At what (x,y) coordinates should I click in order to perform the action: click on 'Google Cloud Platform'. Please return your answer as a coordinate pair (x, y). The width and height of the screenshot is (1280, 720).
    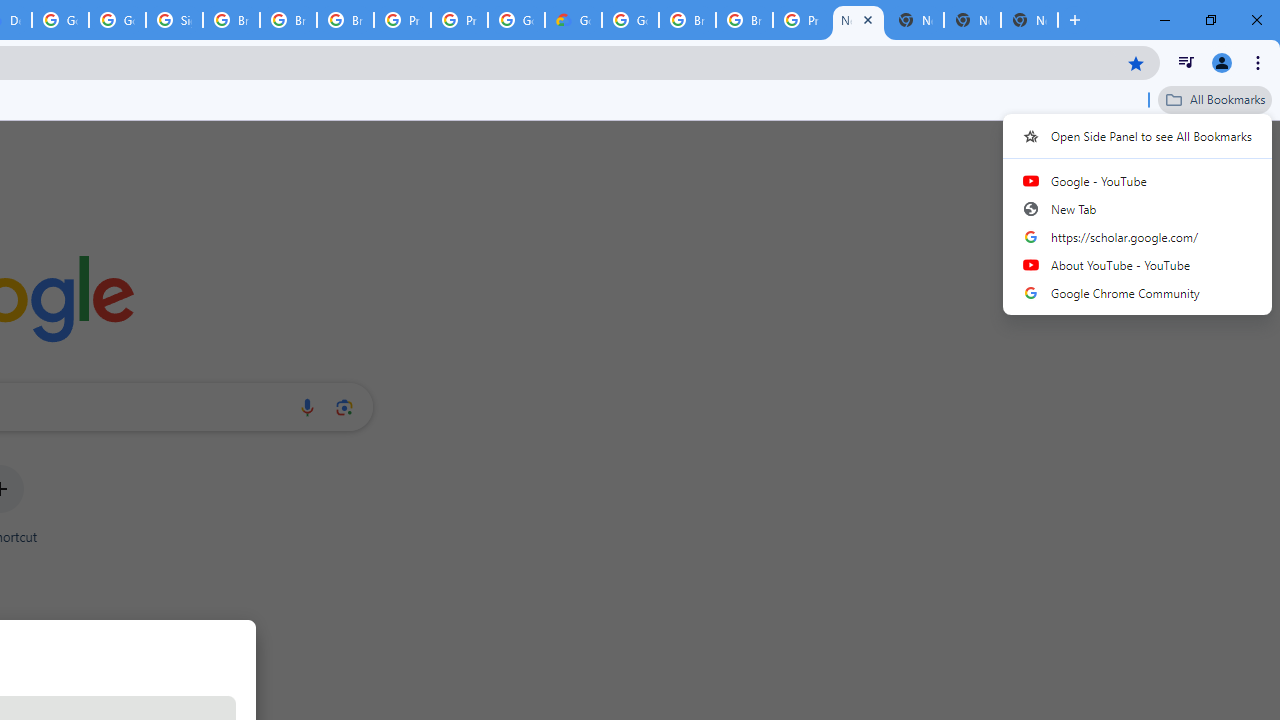
    Looking at the image, I should click on (629, 20).